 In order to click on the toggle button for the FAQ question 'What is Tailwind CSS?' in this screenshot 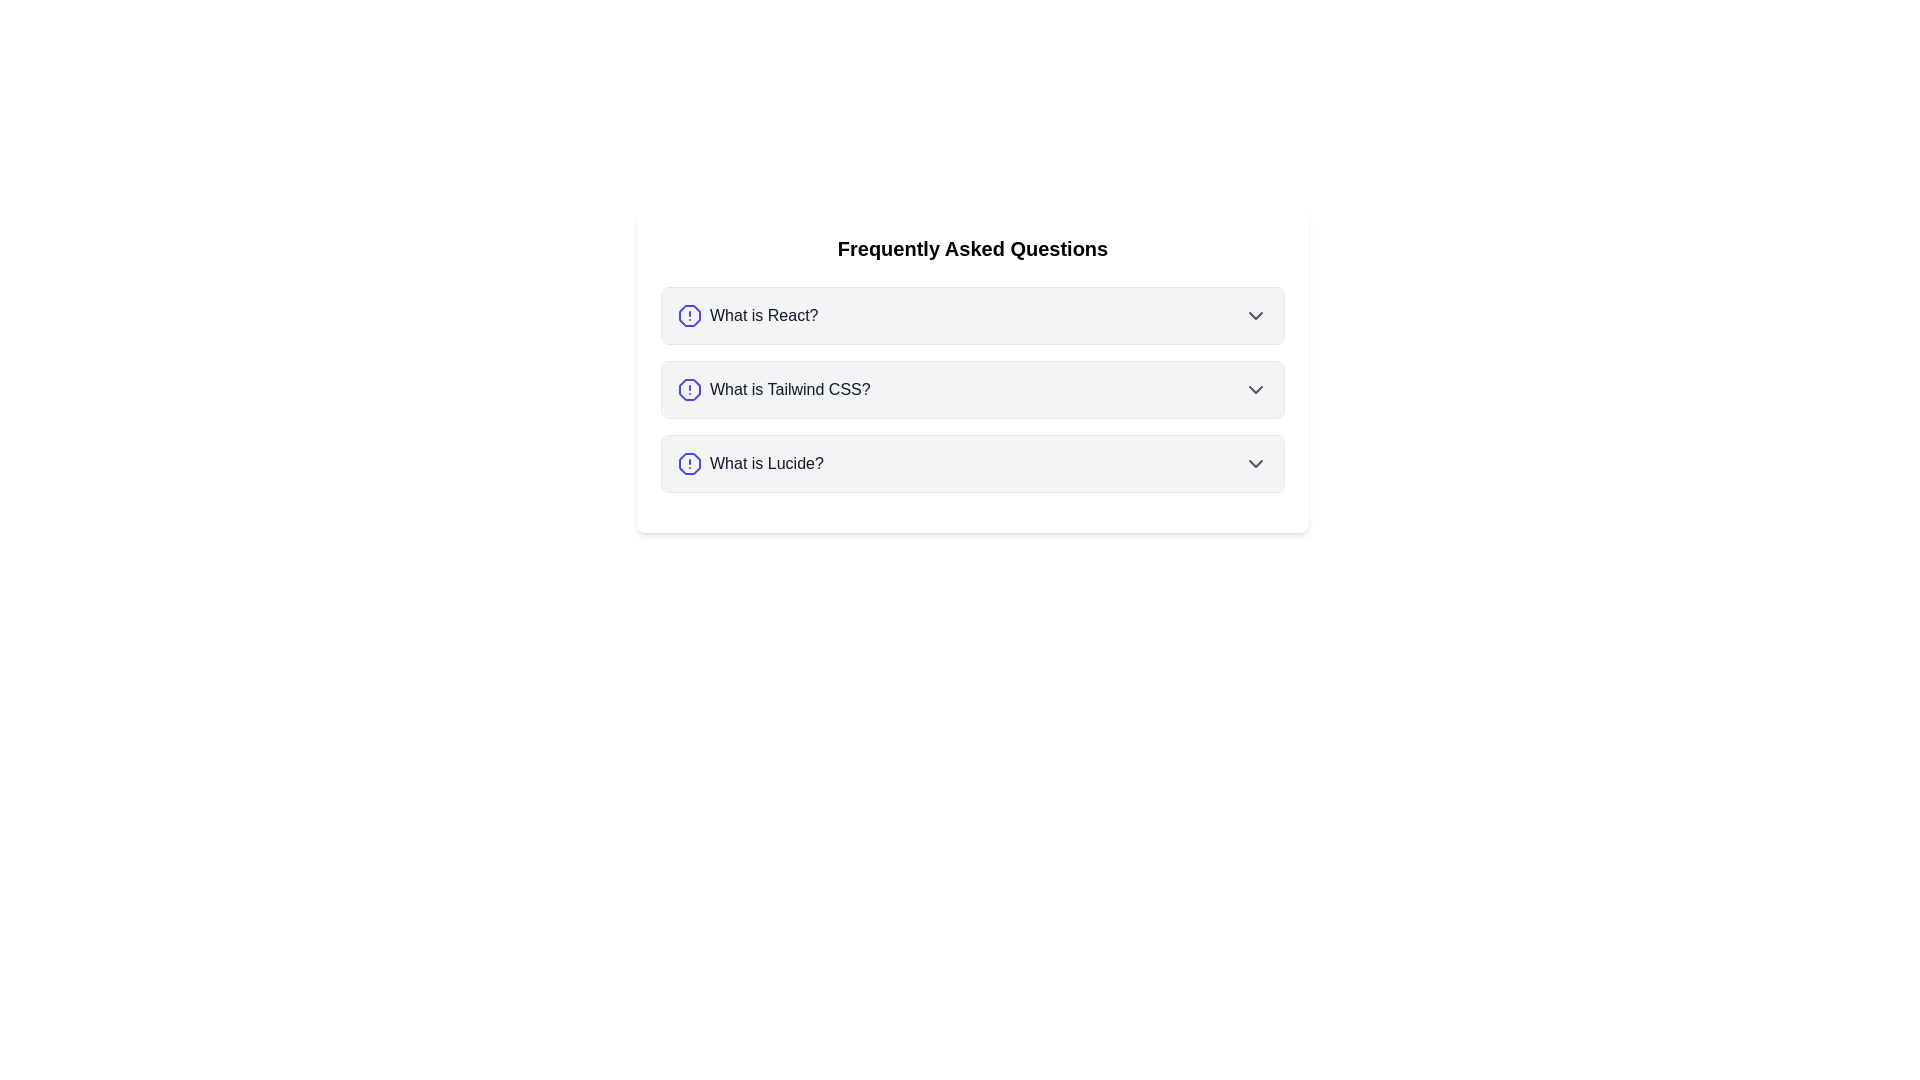, I will do `click(973, 389)`.